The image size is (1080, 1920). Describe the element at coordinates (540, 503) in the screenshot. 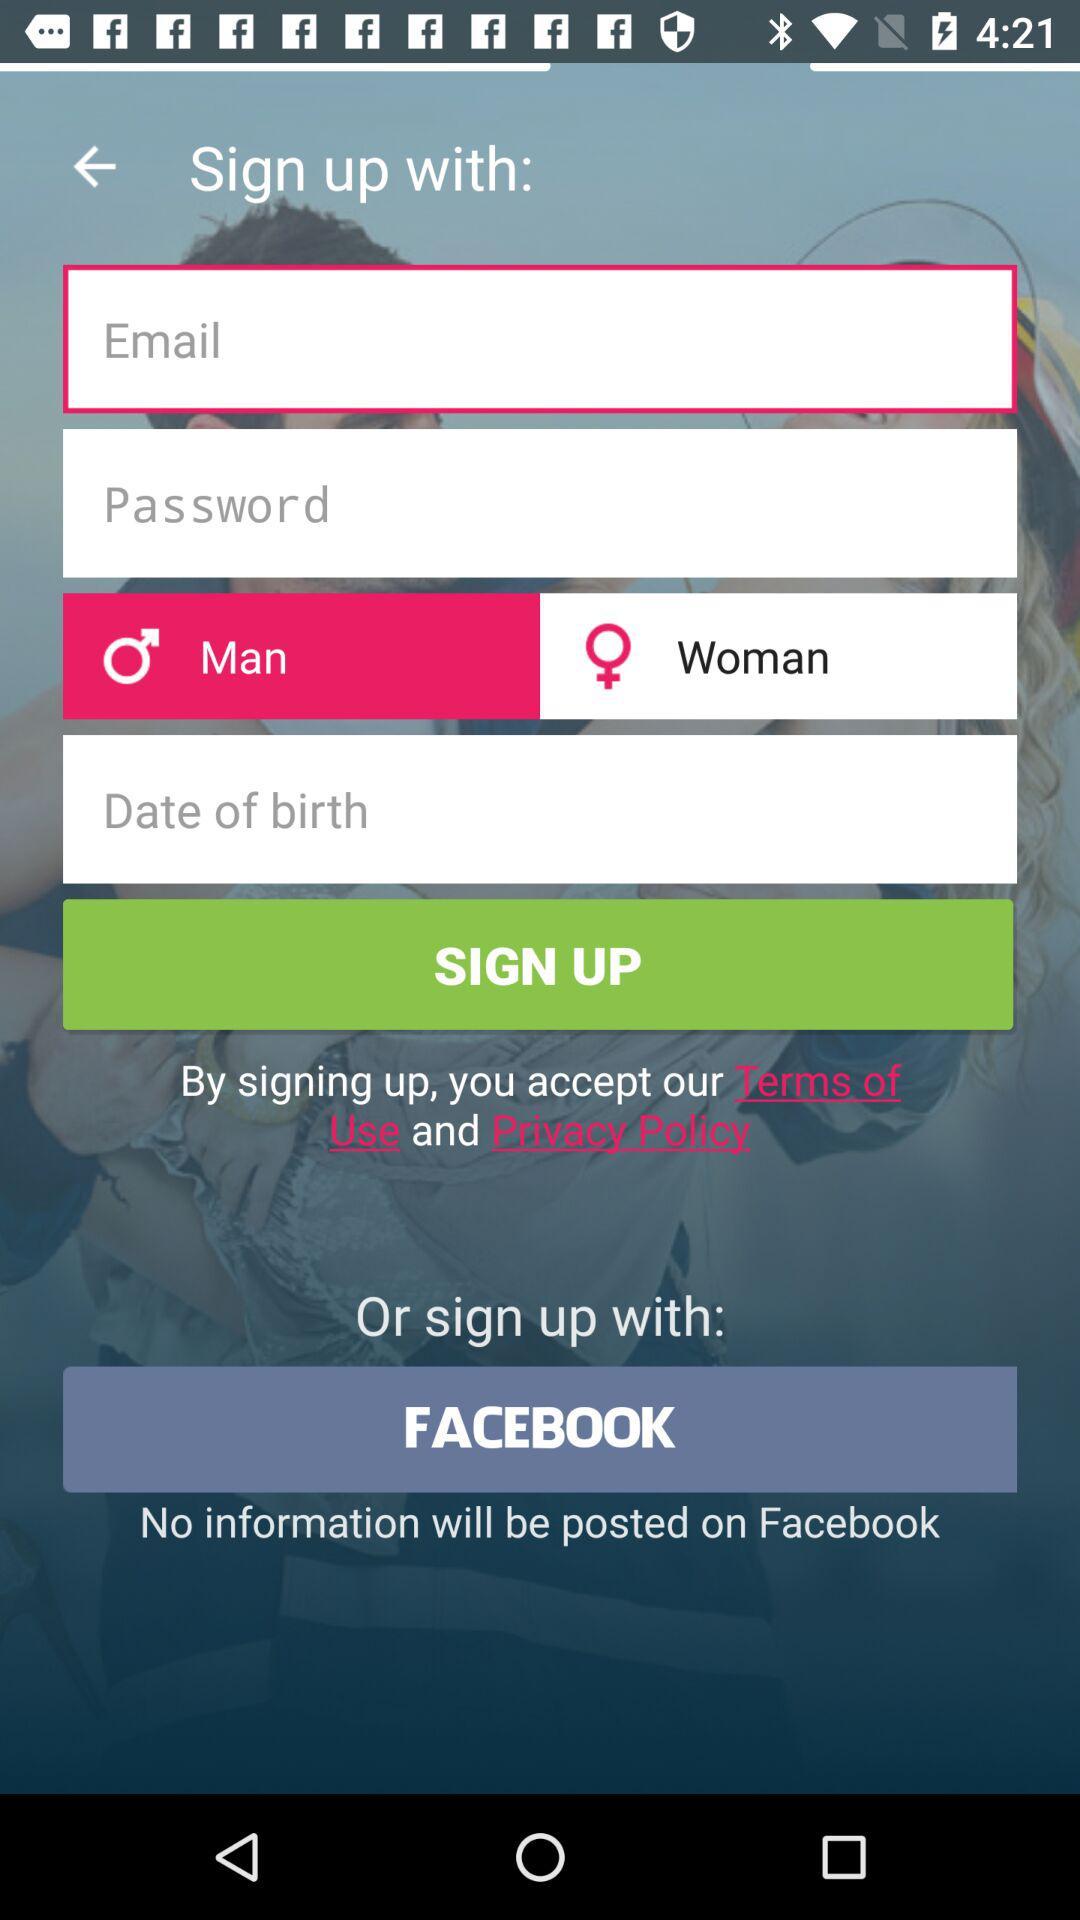

I see `the second text feed box` at that location.